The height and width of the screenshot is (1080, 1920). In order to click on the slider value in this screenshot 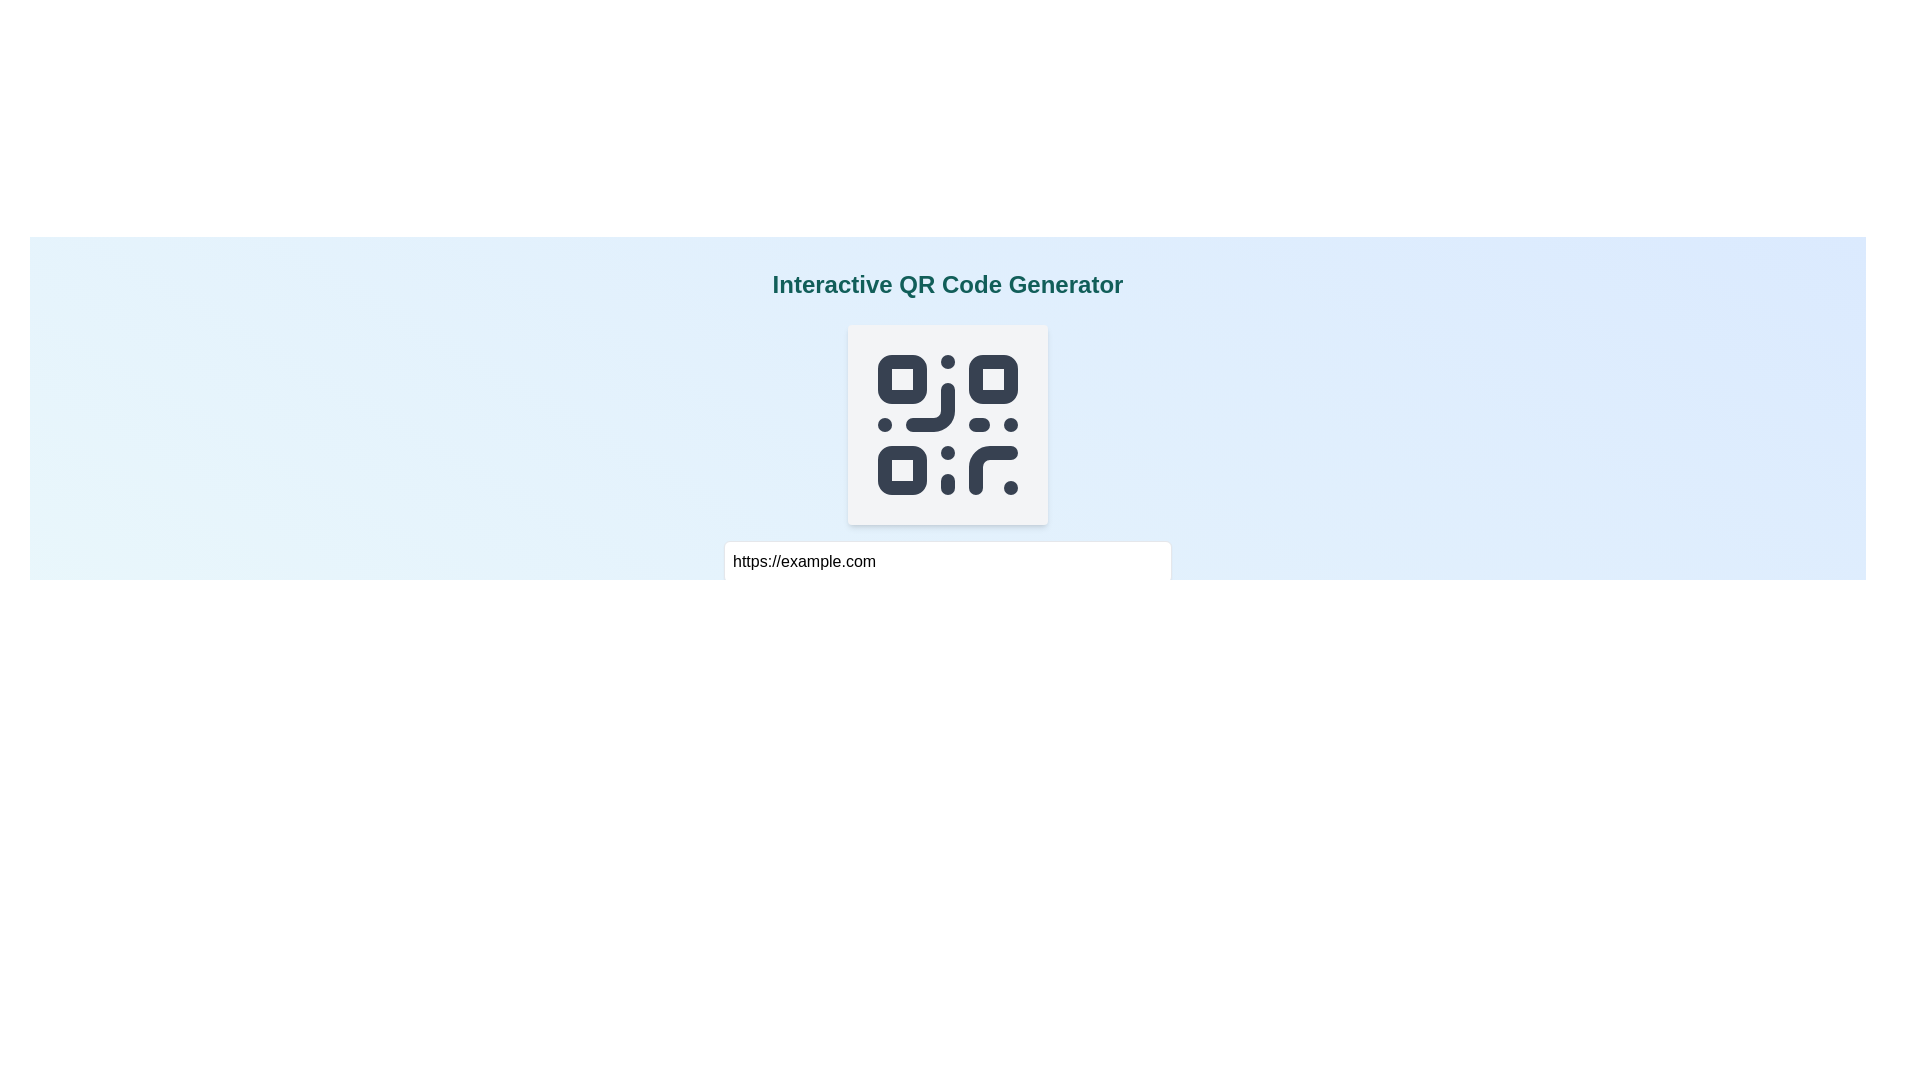, I will do `click(1044, 605)`.